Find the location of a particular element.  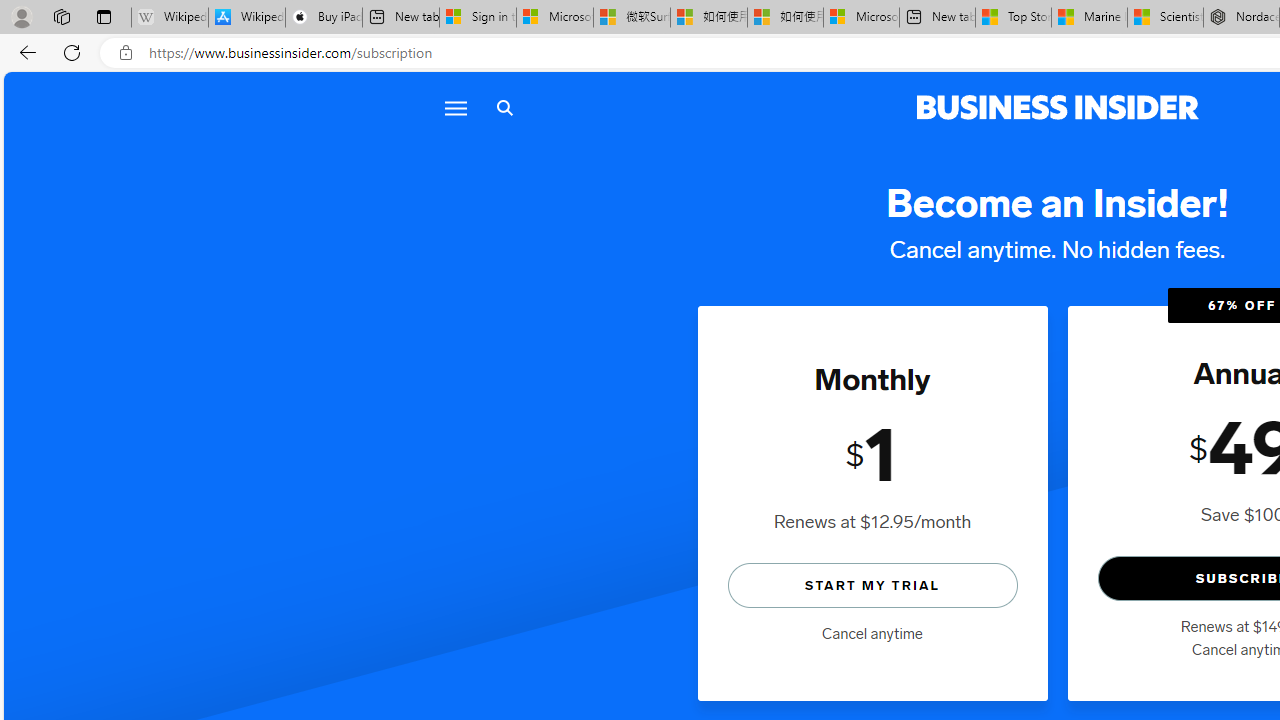

'Search icon' is located at coordinates (504, 108).